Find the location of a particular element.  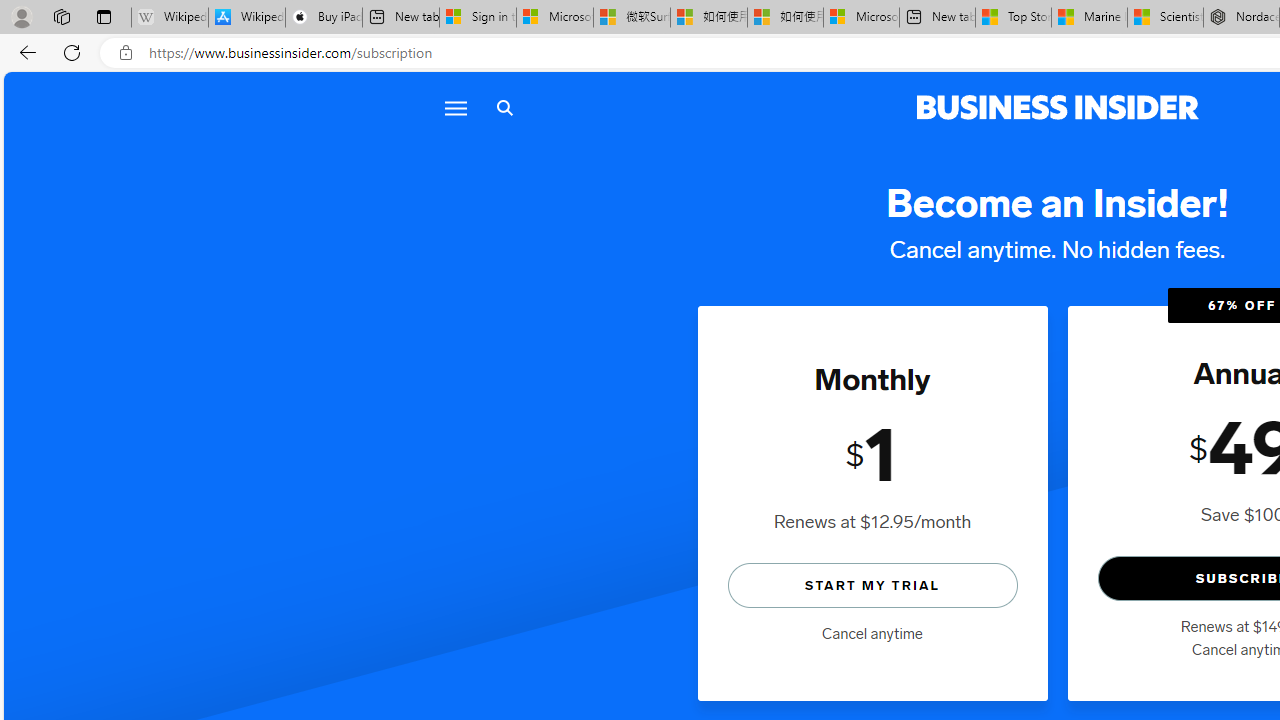

'Search icon' is located at coordinates (504, 108).